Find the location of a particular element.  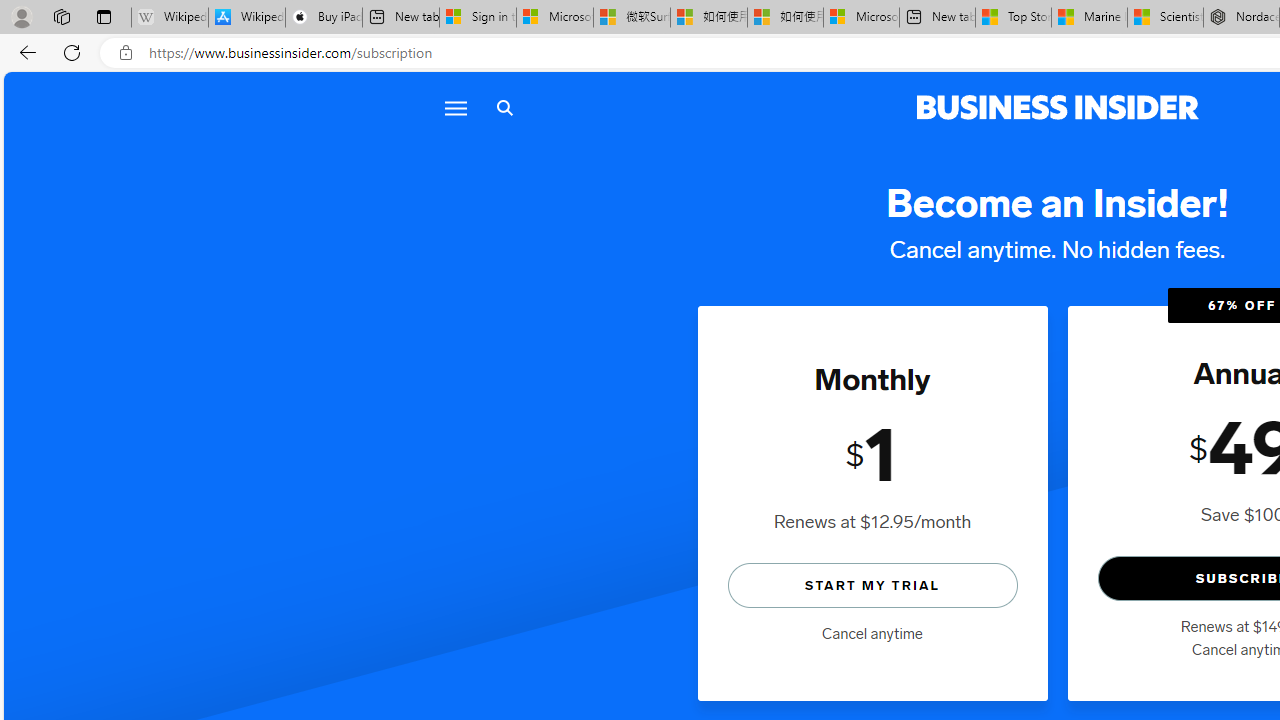

'Search icon' is located at coordinates (504, 108).